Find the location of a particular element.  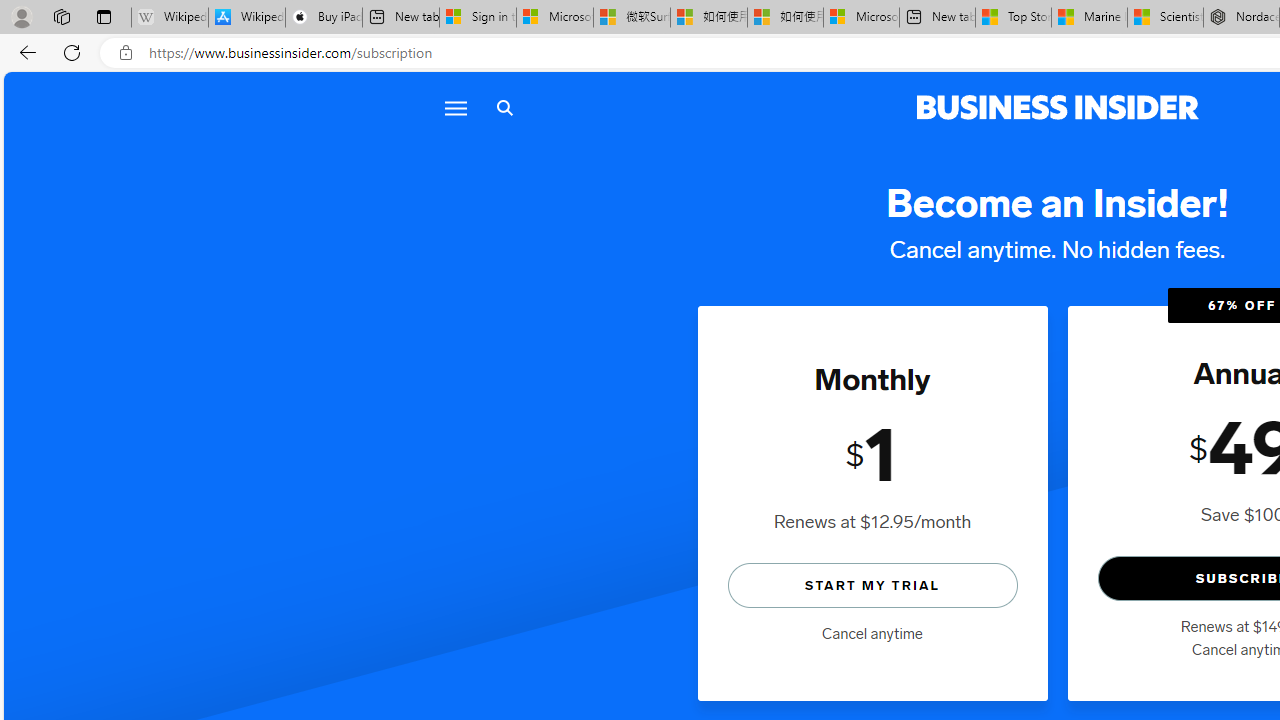

'Search icon' is located at coordinates (504, 108).